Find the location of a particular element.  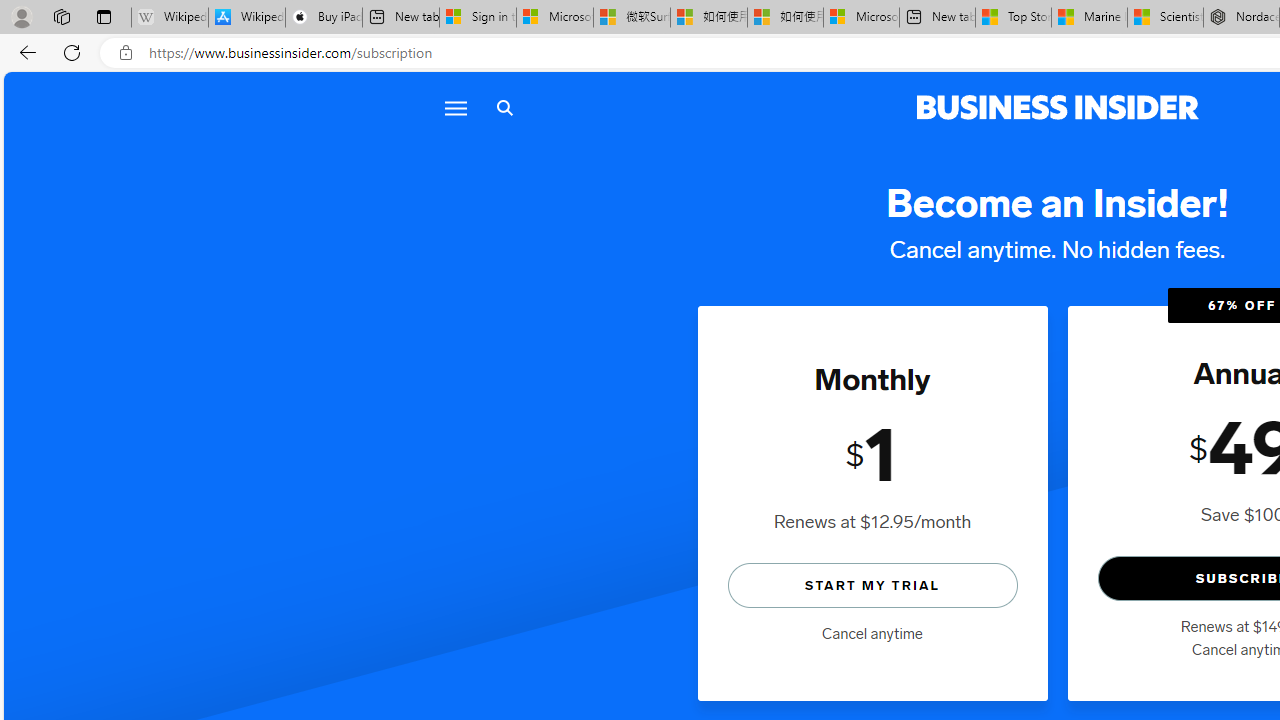

'Search icon' is located at coordinates (504, 108).